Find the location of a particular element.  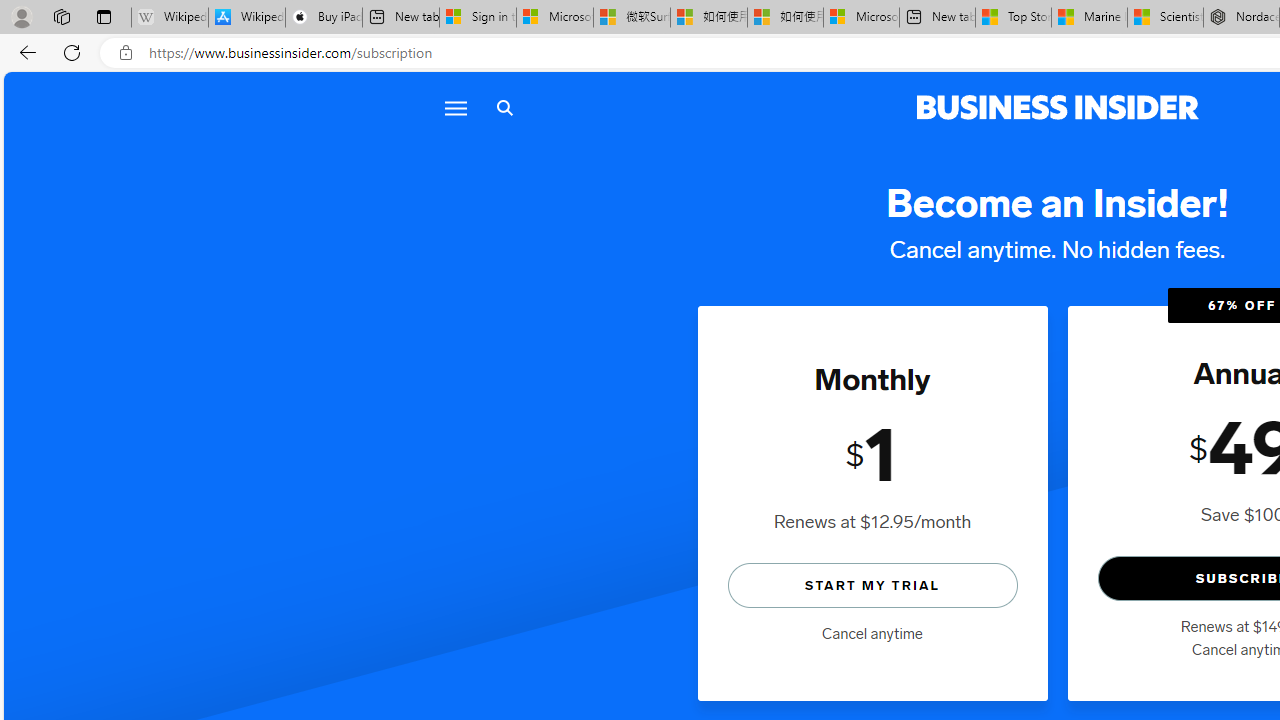

'Search icon' is located at coordinates (504, 108).